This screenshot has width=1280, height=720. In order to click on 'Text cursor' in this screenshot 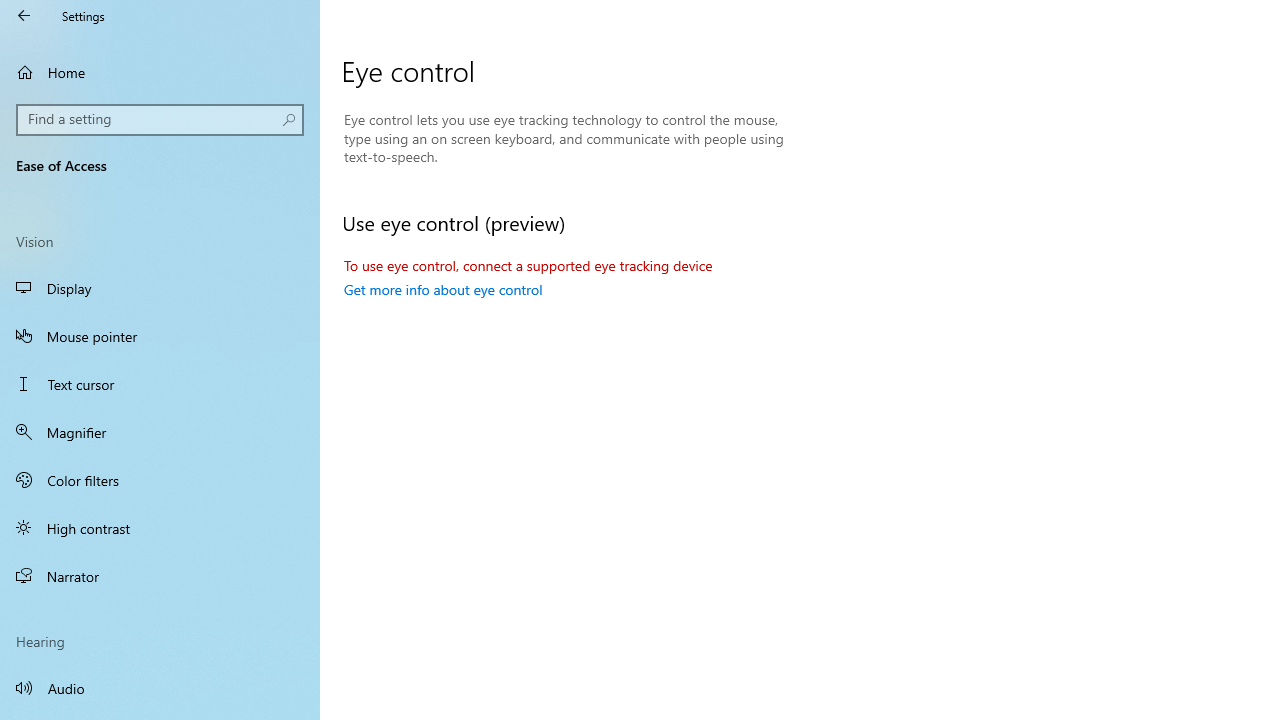, I will do `click(160, 384)`.